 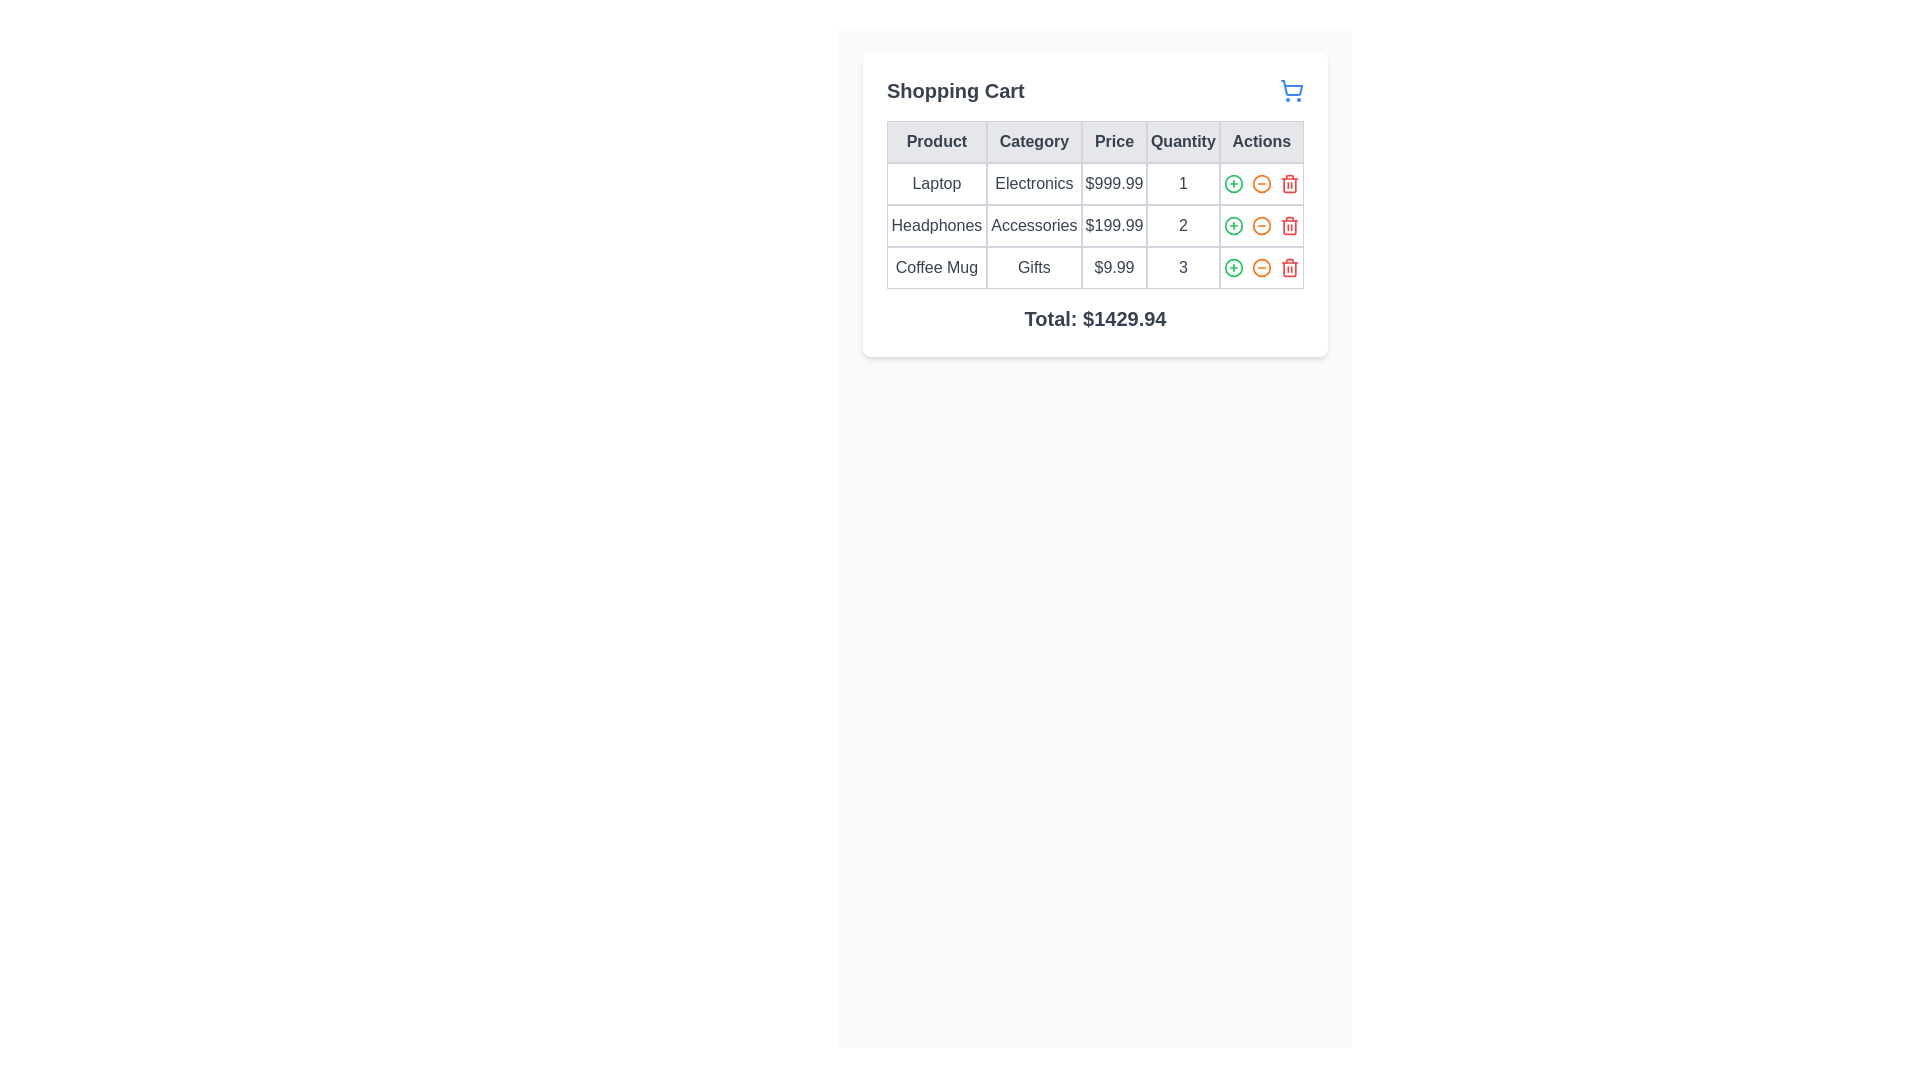 What do you see at coordinates (1183, 225) in the screenshot?
I see `the static text cell displaying the quantity of 'Headphones' in the shopping cart table` at bounding box center [1183, 225].